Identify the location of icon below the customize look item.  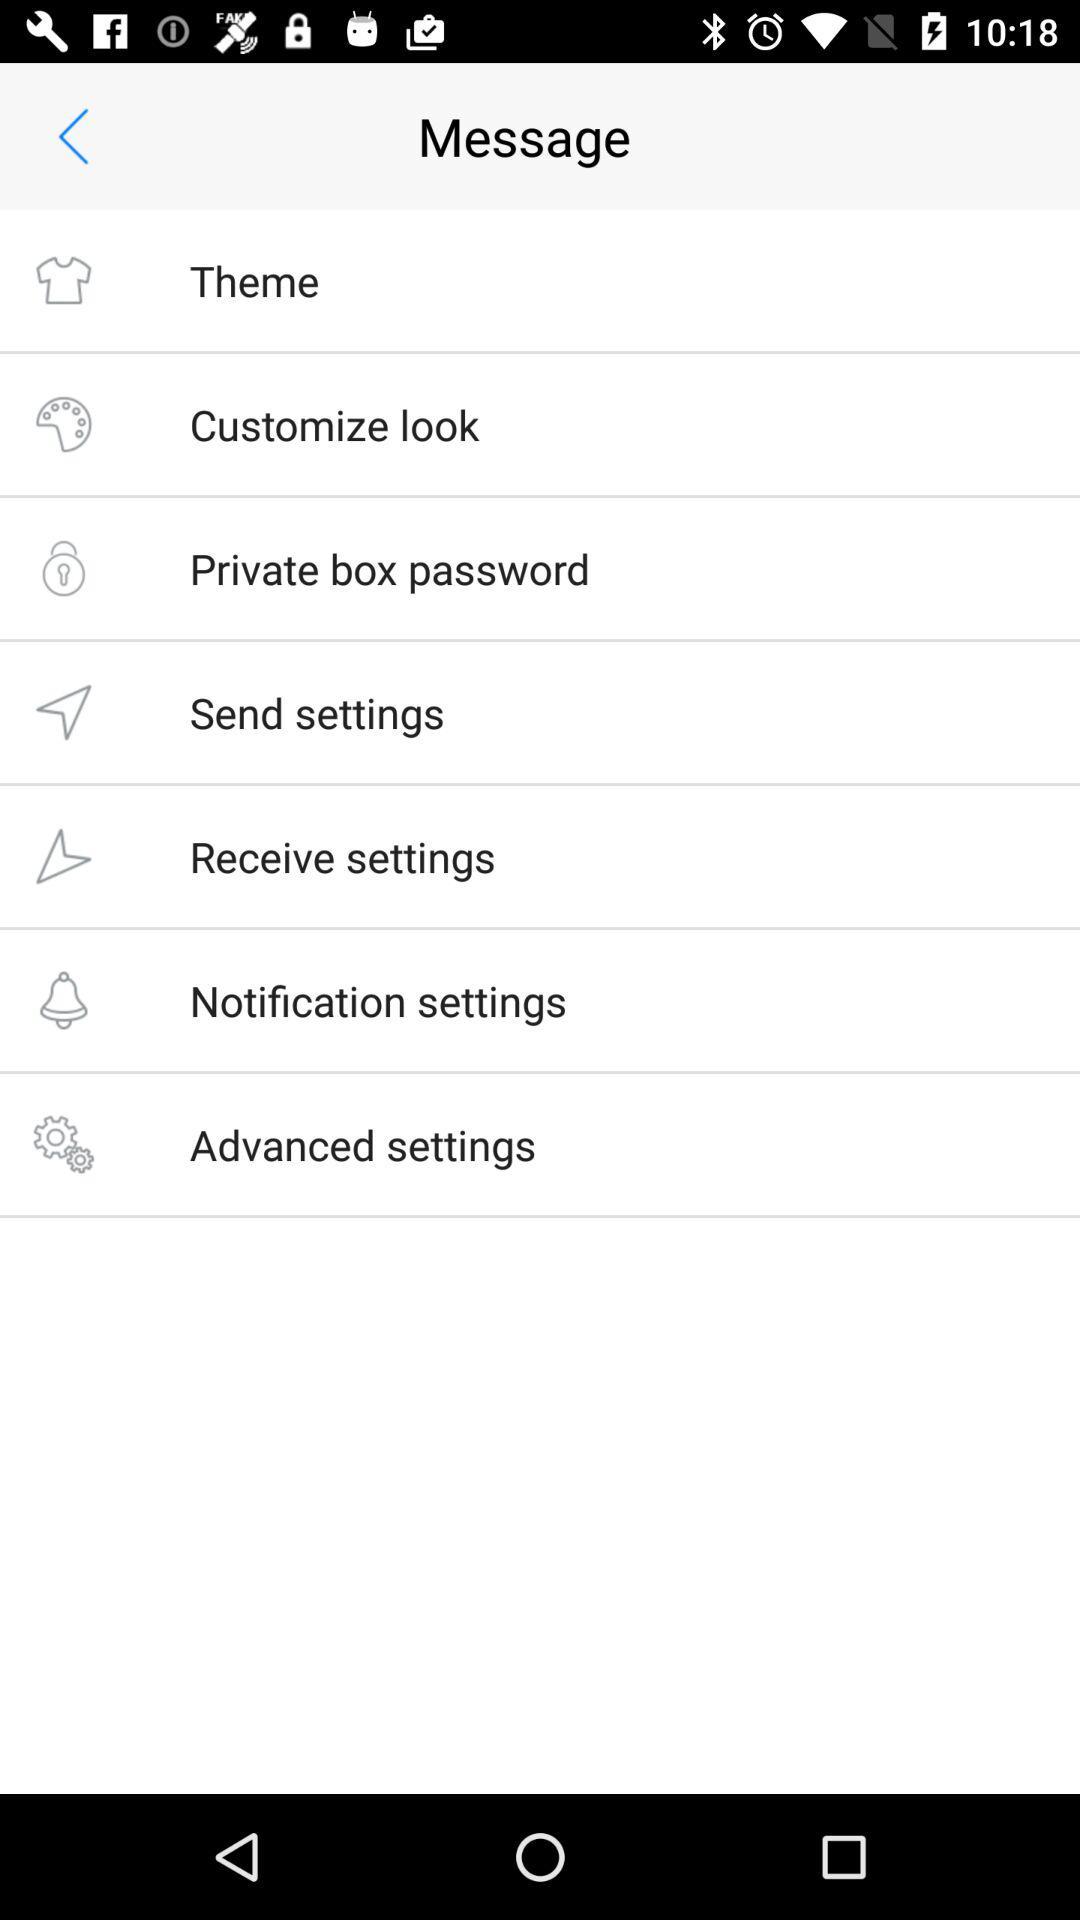
(389, 567).